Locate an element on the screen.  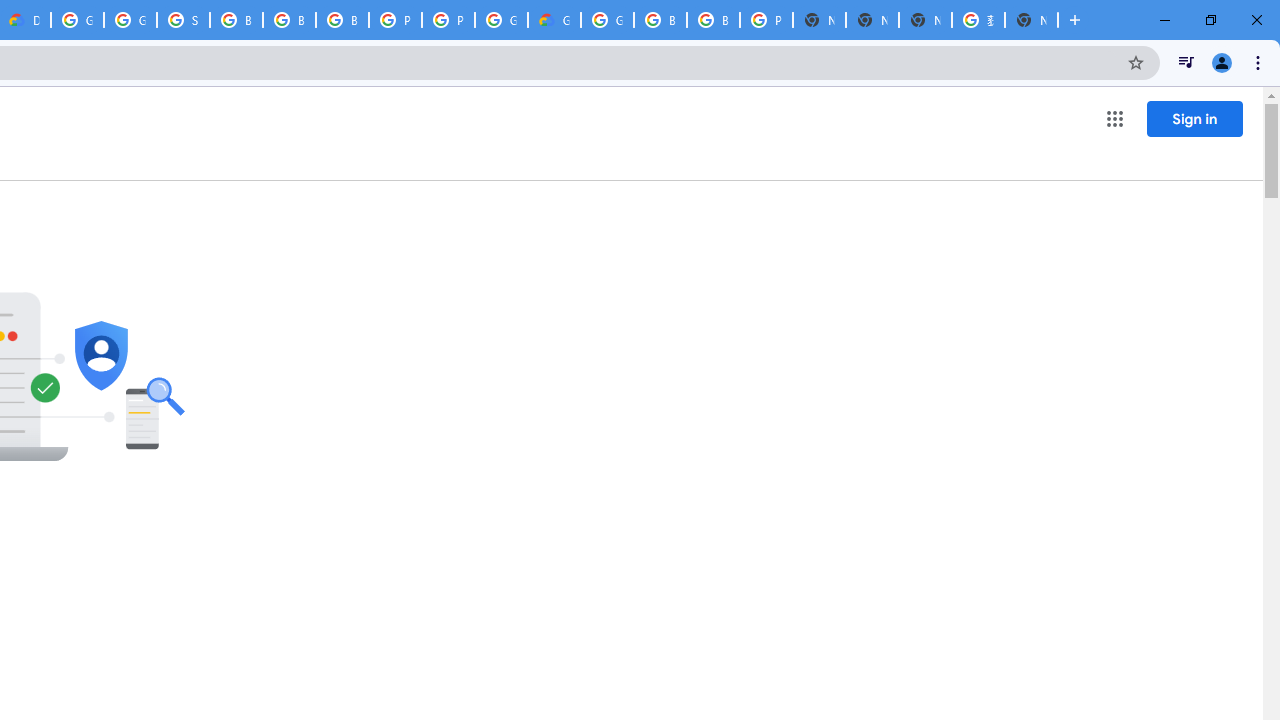
'Sign in' is located at coordinates (1194, 118).